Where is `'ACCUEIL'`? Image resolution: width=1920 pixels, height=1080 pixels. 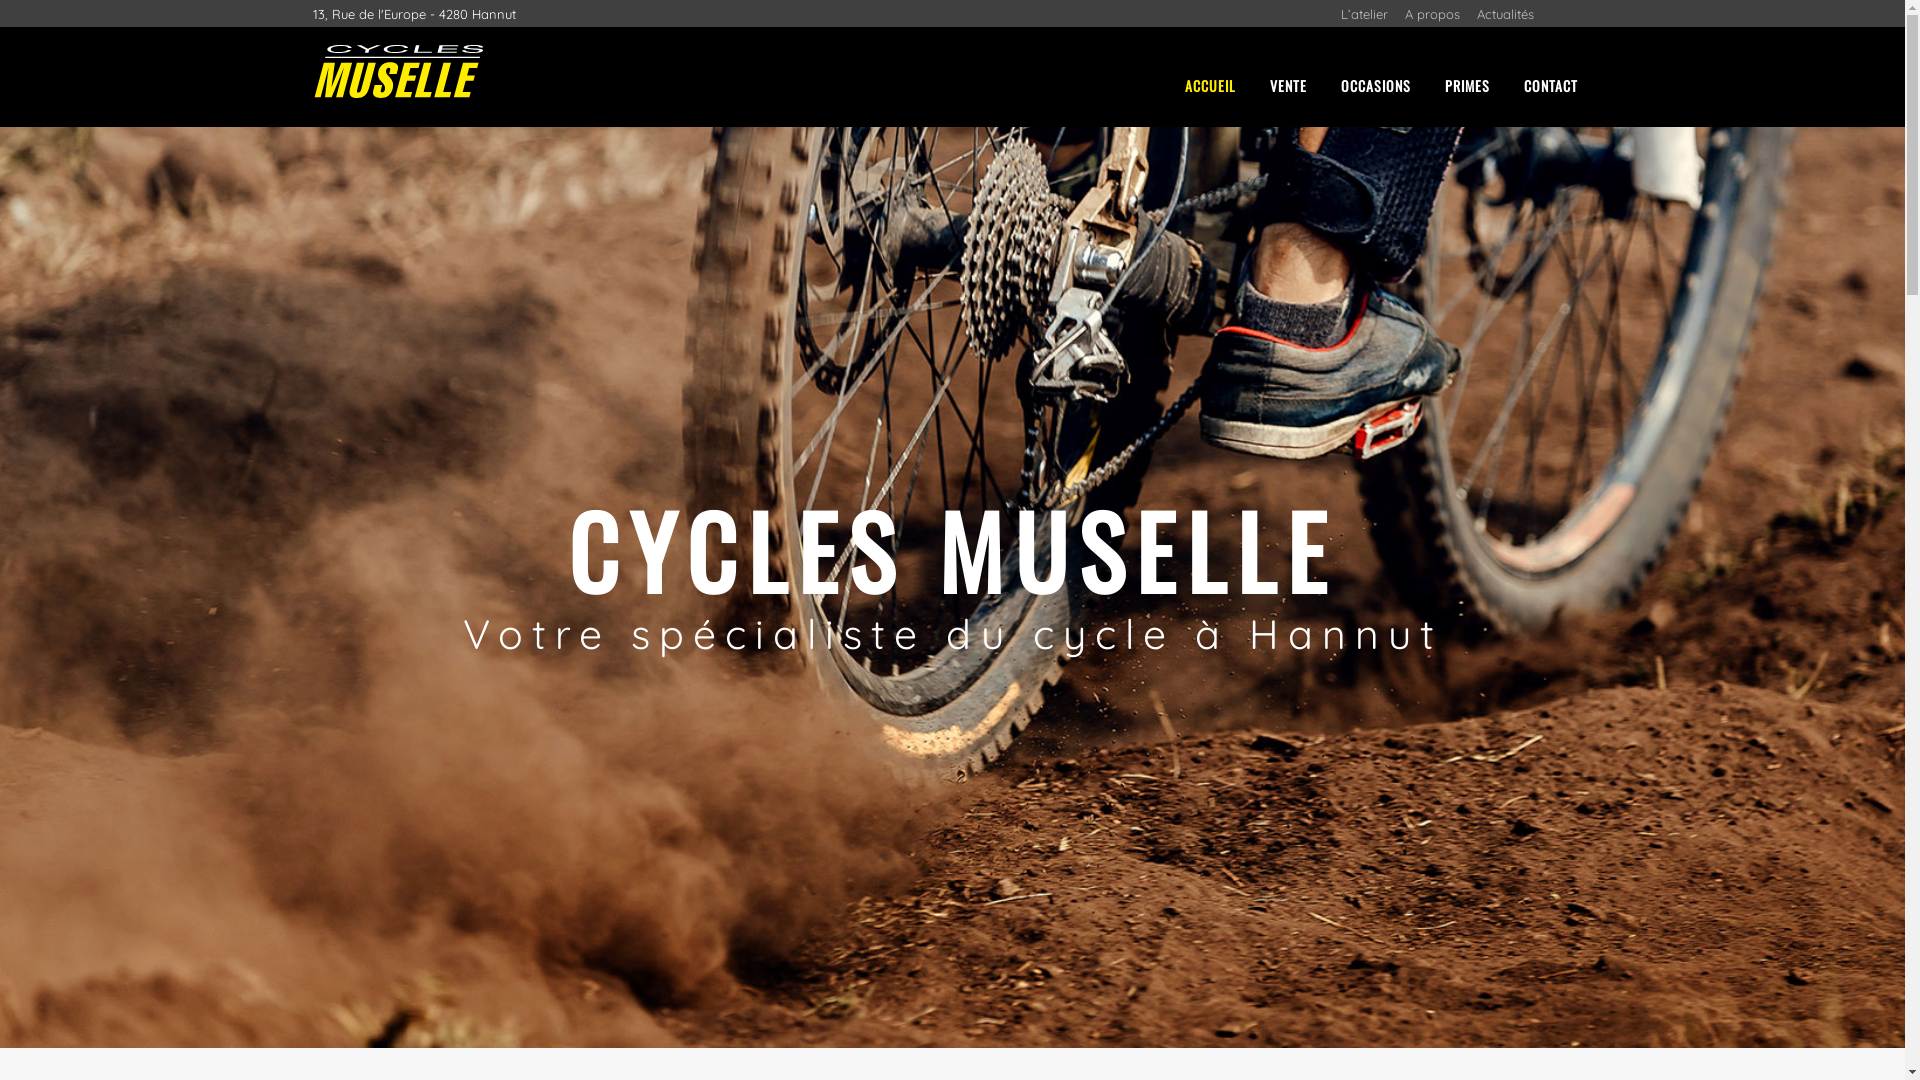 'ACCUEIL' is located at coordinates (1209, 84).